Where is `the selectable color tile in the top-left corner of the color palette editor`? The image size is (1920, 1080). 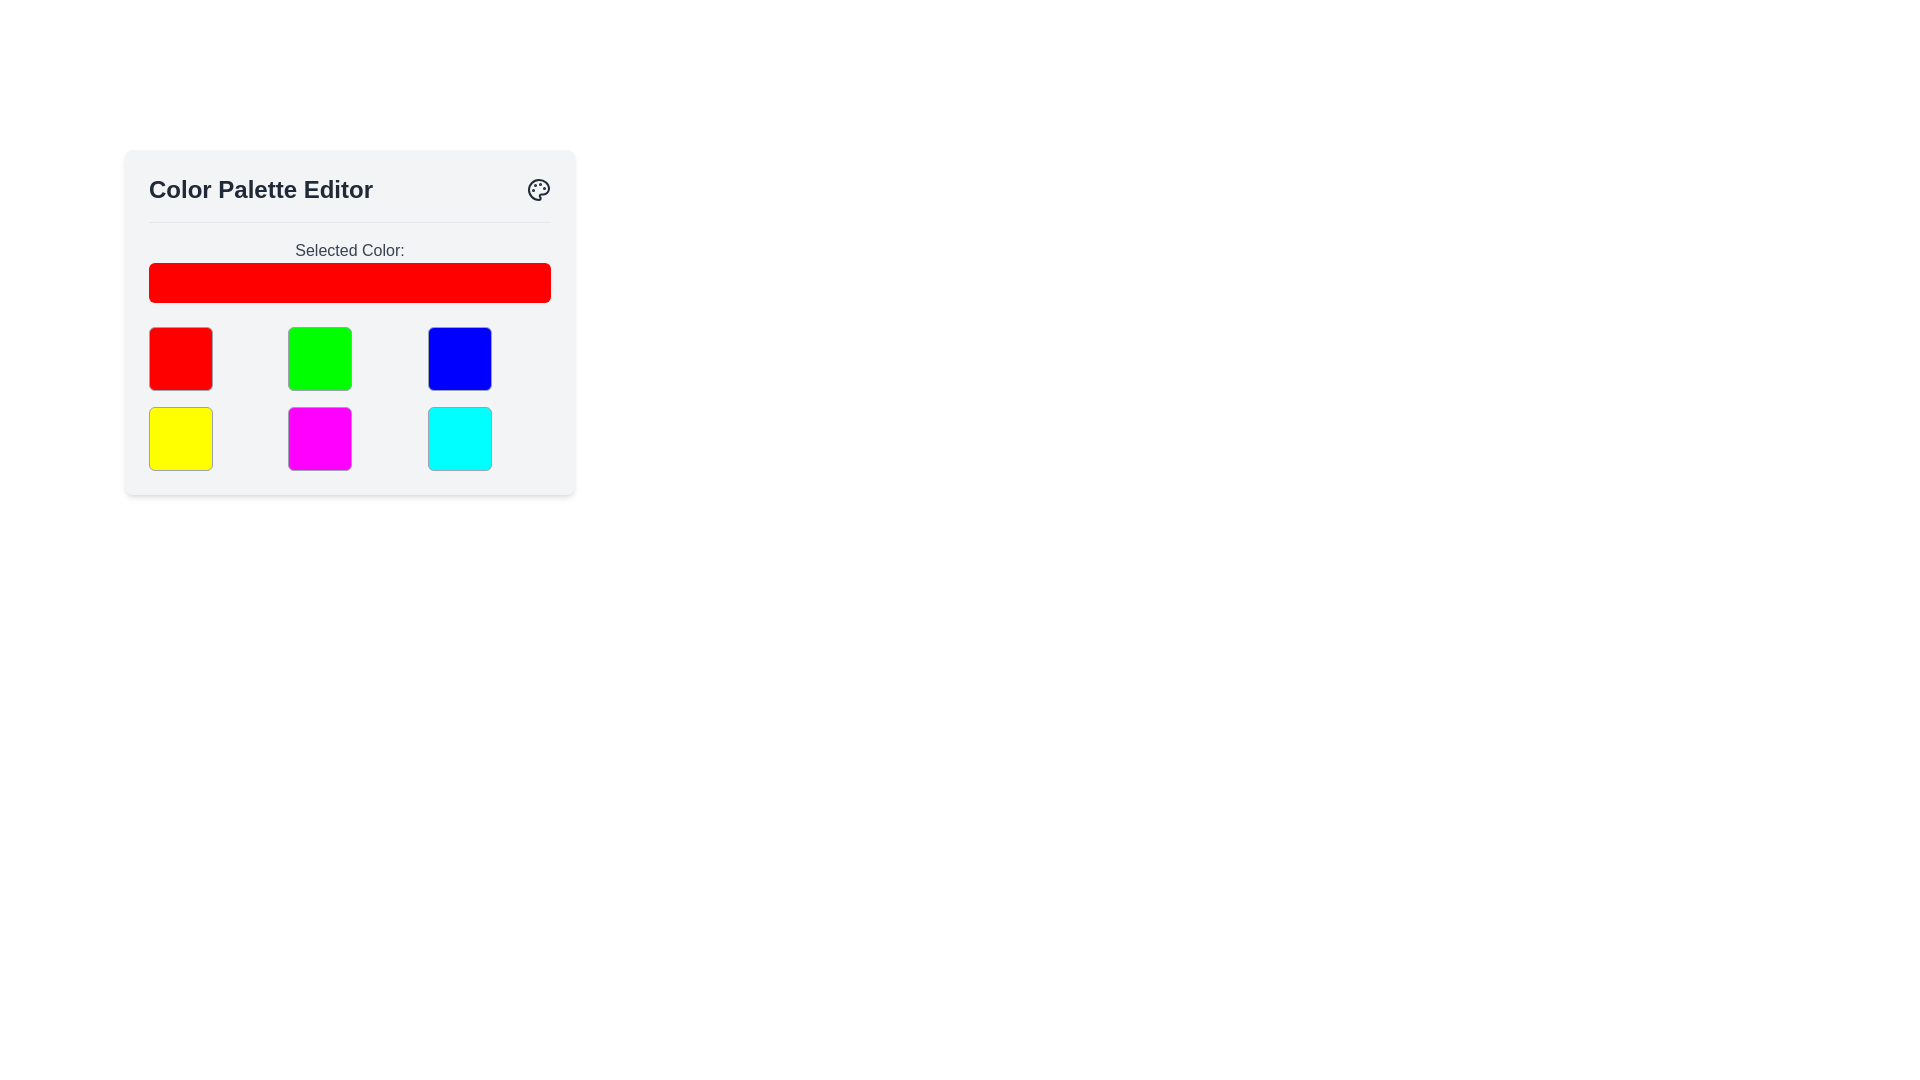 the selectable color tile in the top-left corner of the color palette editor is located at coordinates (181, 357).